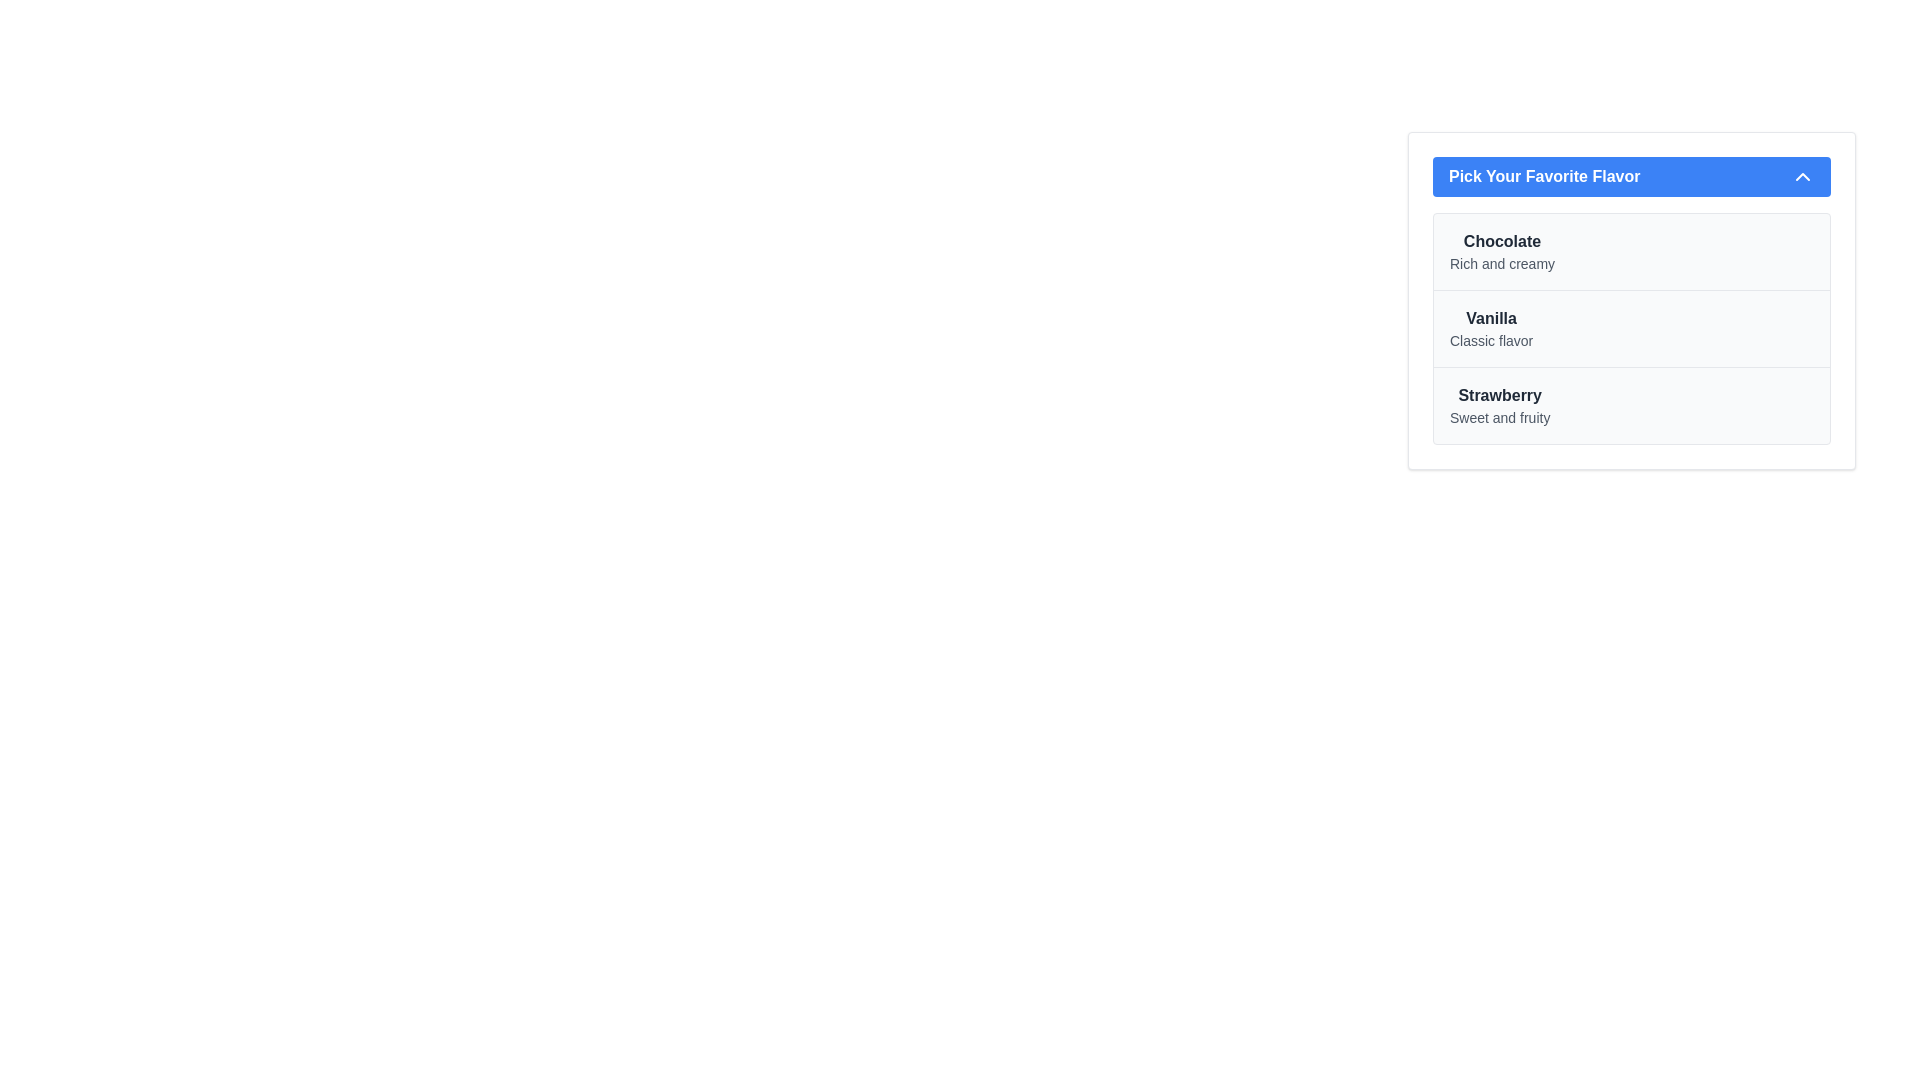 This screenshot has height=1080, width=1920. I want to click on the 'Strawberry' text label, which is styled with a bold font and dark gray color, so click(1499, 396).